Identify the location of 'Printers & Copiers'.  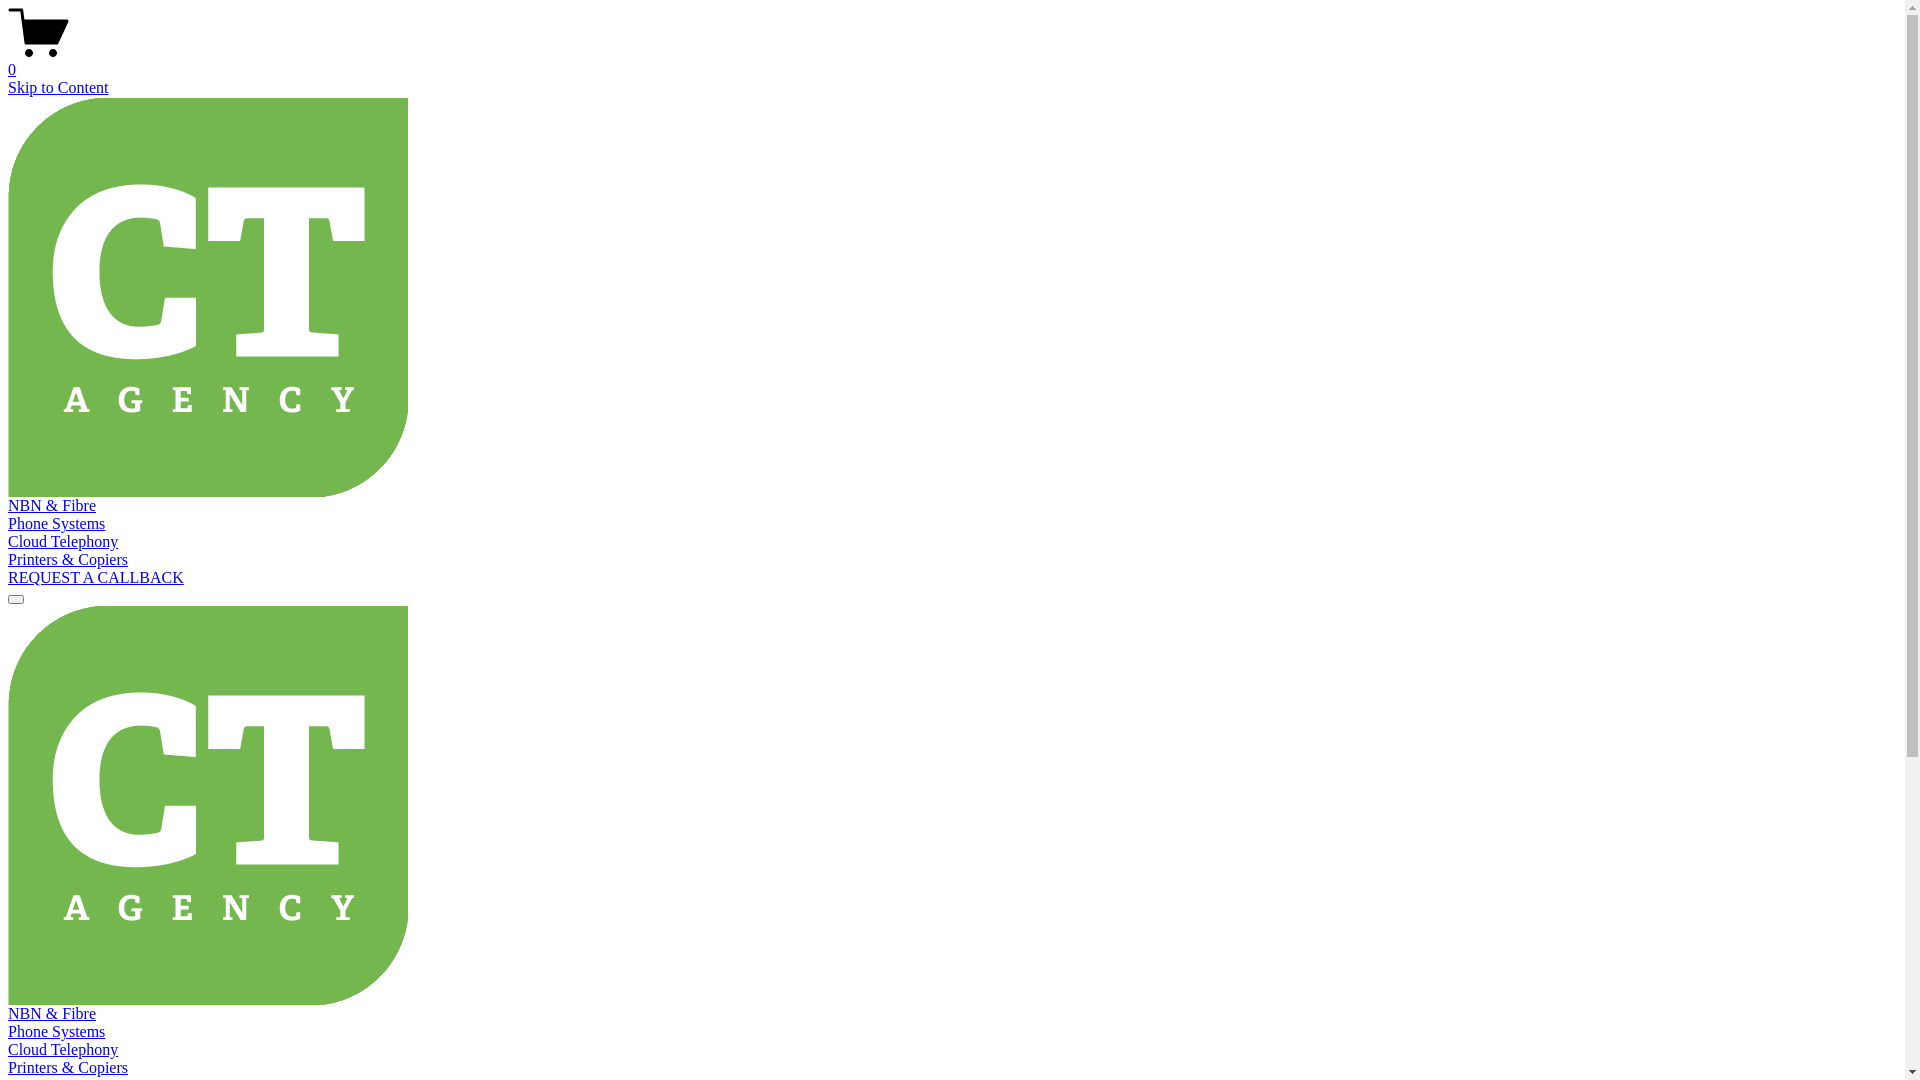
(67, 559).